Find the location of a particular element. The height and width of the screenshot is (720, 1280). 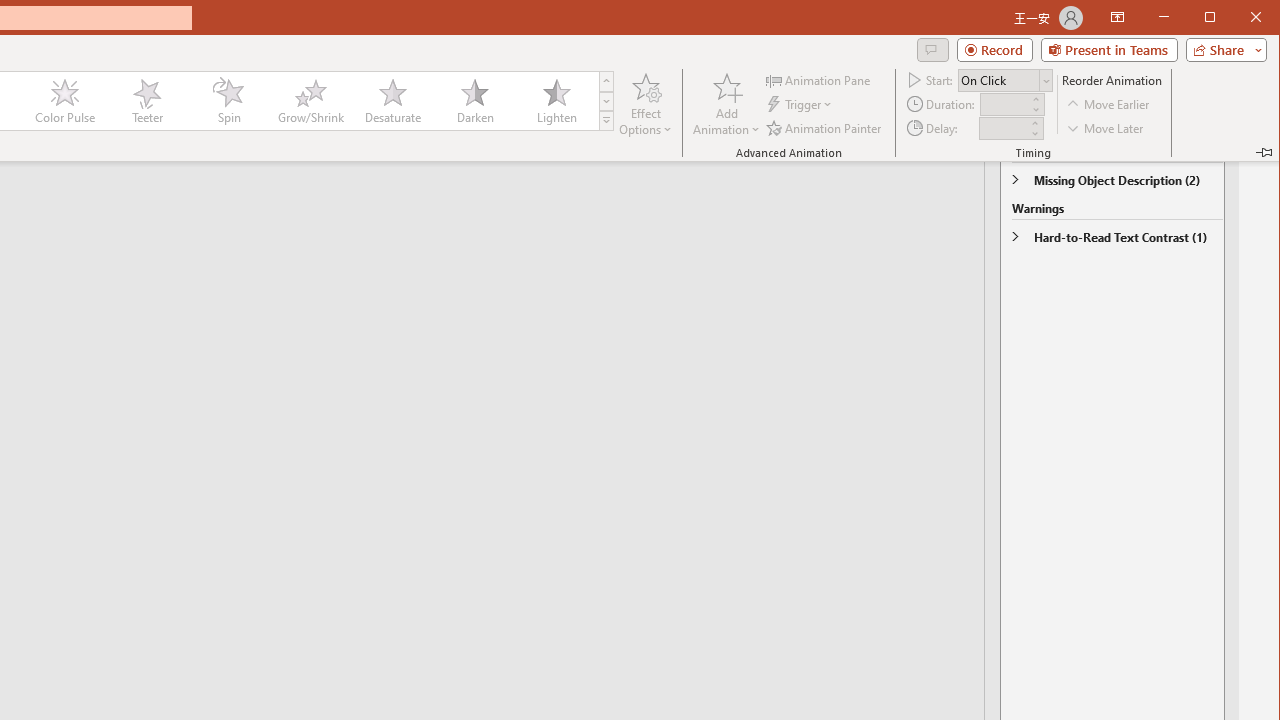

'Share' is located at coordinates (1221, 49).